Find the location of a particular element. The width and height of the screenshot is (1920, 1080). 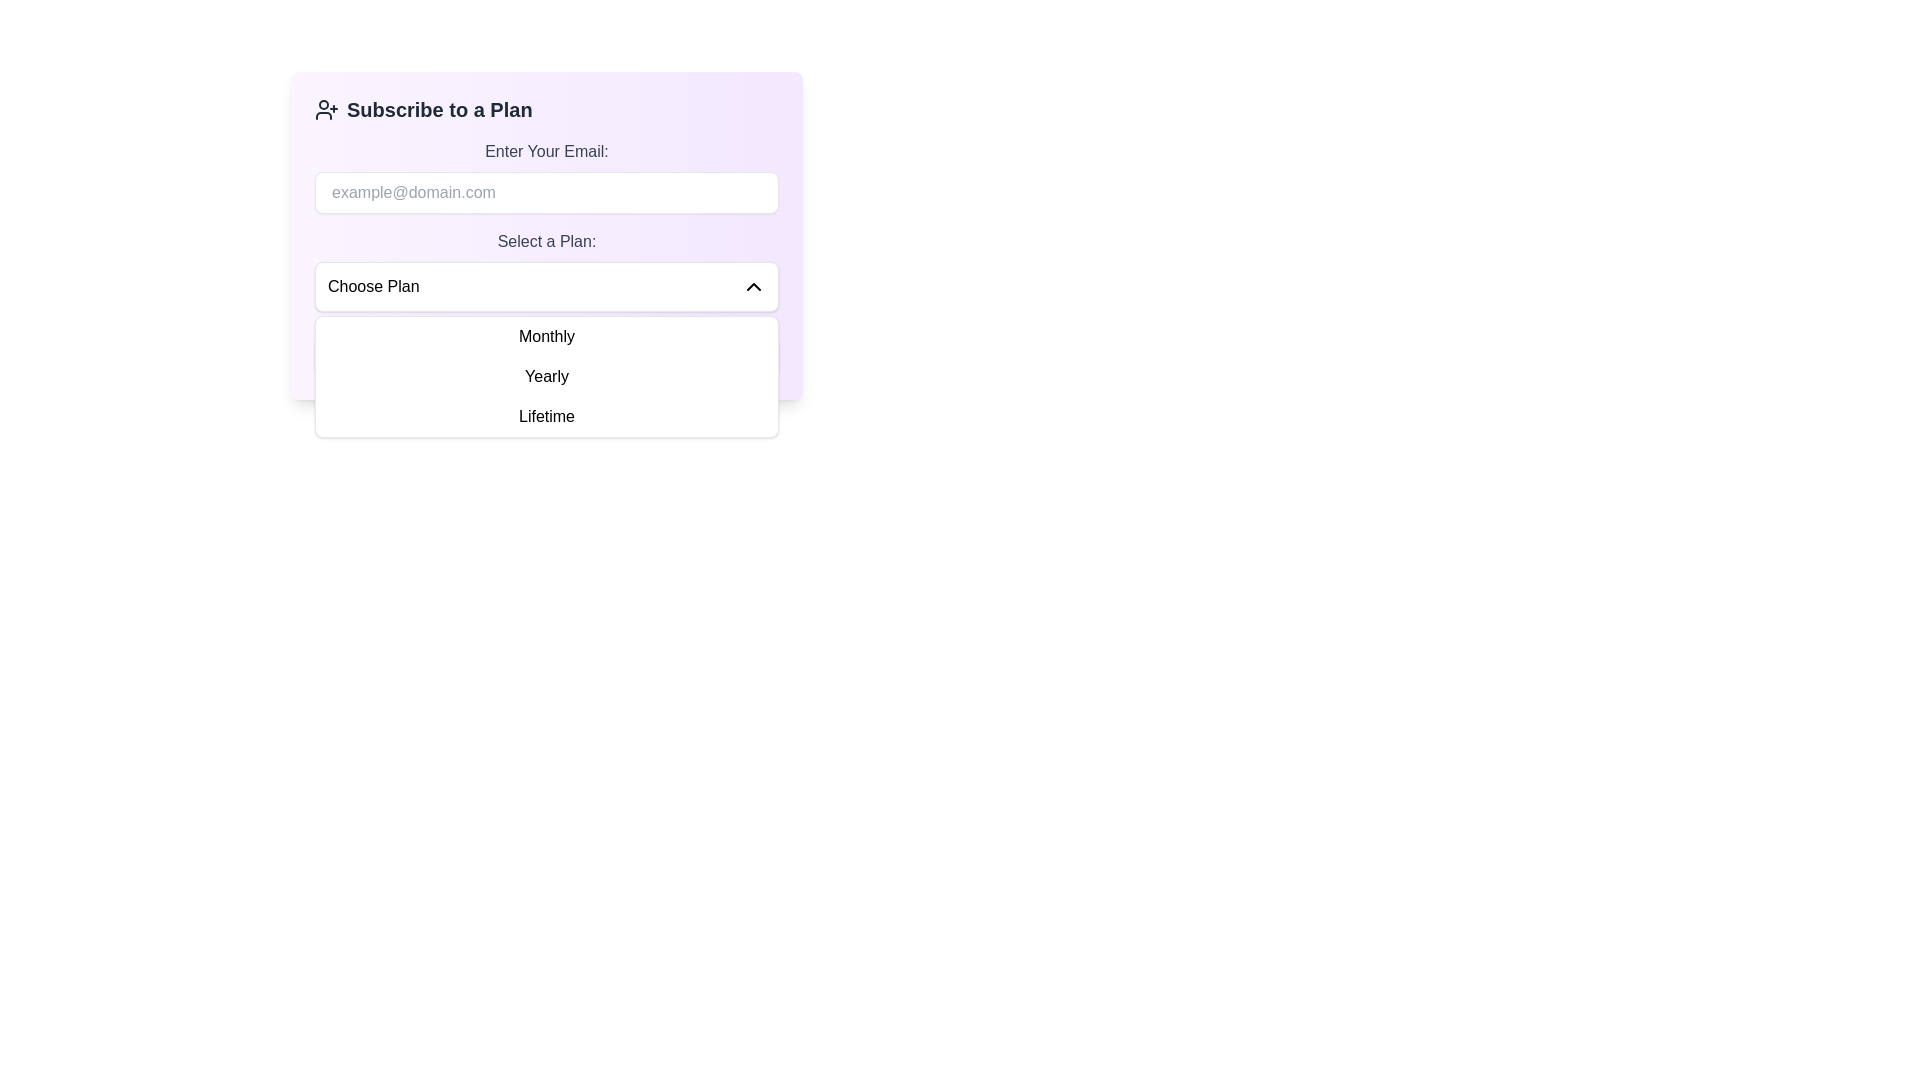

the third option in the dropdown menu is located at coordinates (547, 415).